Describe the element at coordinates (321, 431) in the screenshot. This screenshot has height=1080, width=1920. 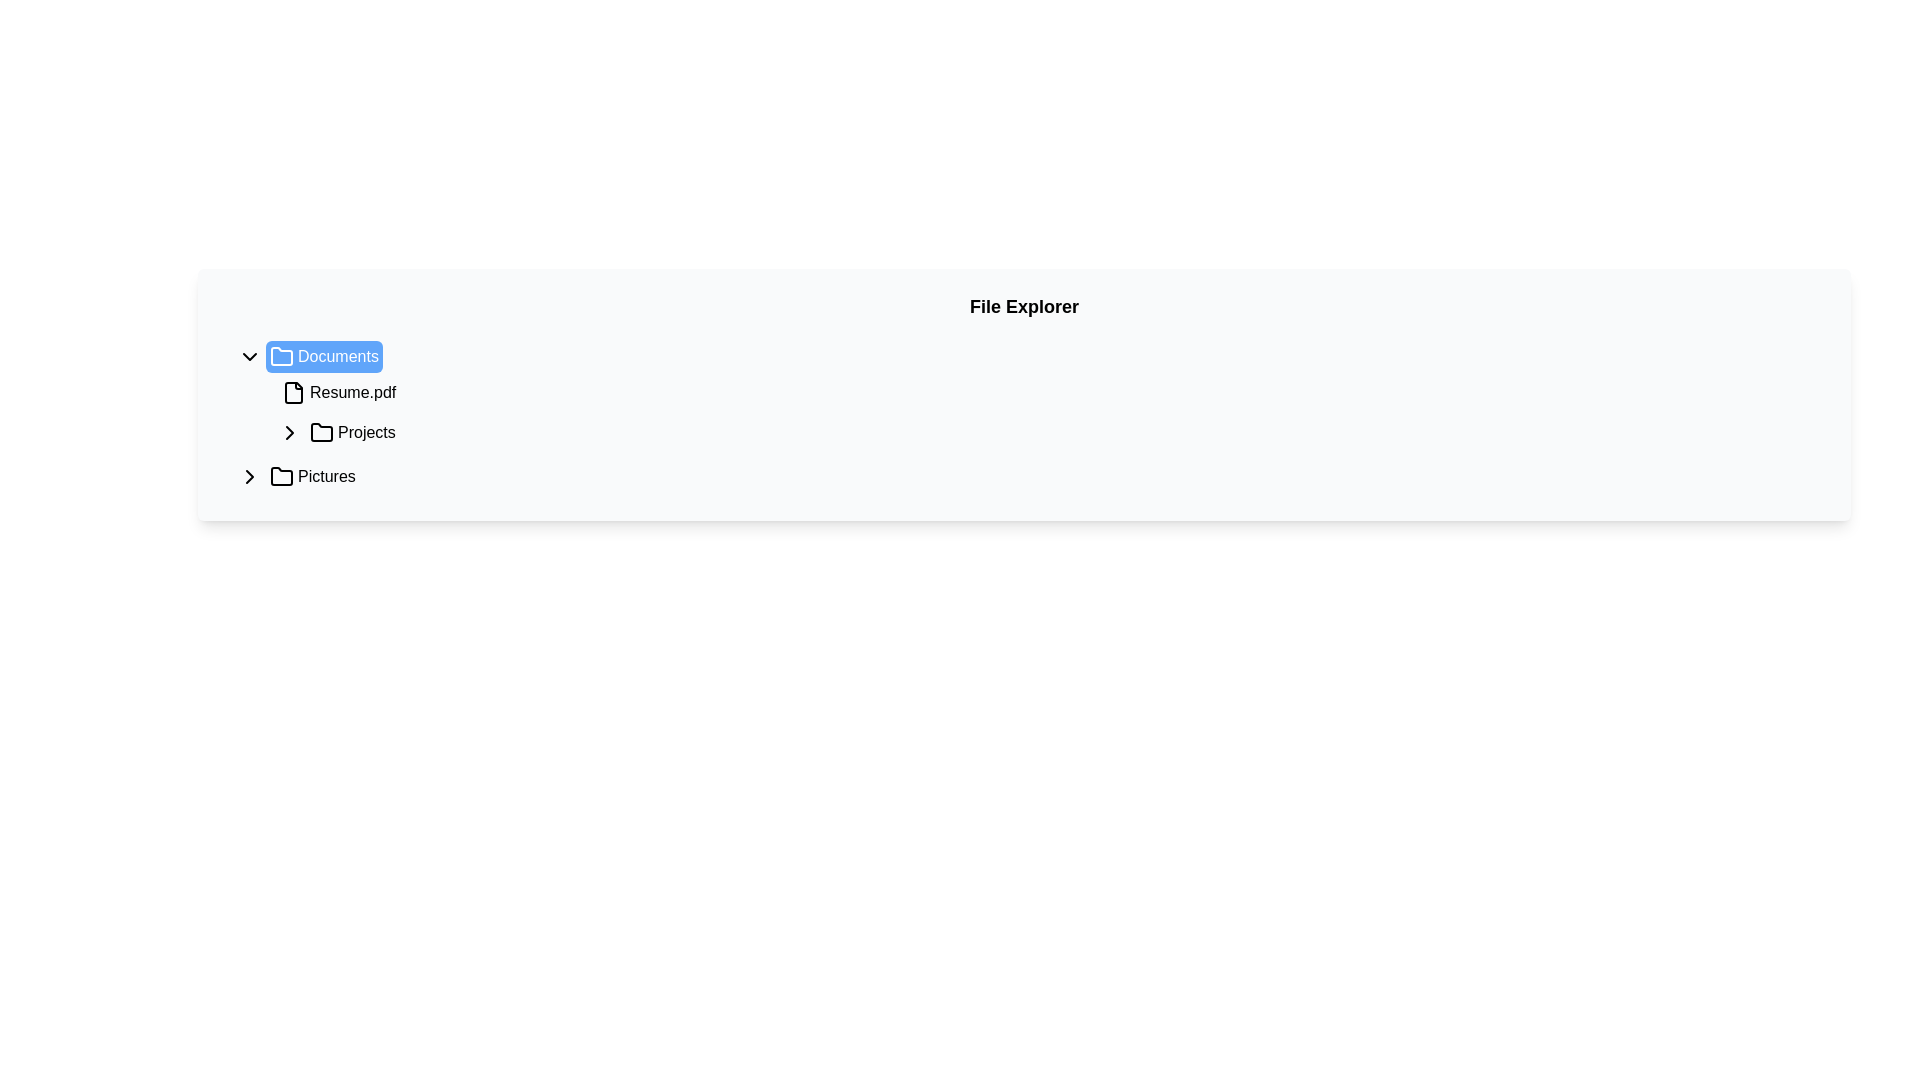
I see `the Folder icon that is outlined with a black stroke, positioned to the left of the text 'Projects'` at that location.